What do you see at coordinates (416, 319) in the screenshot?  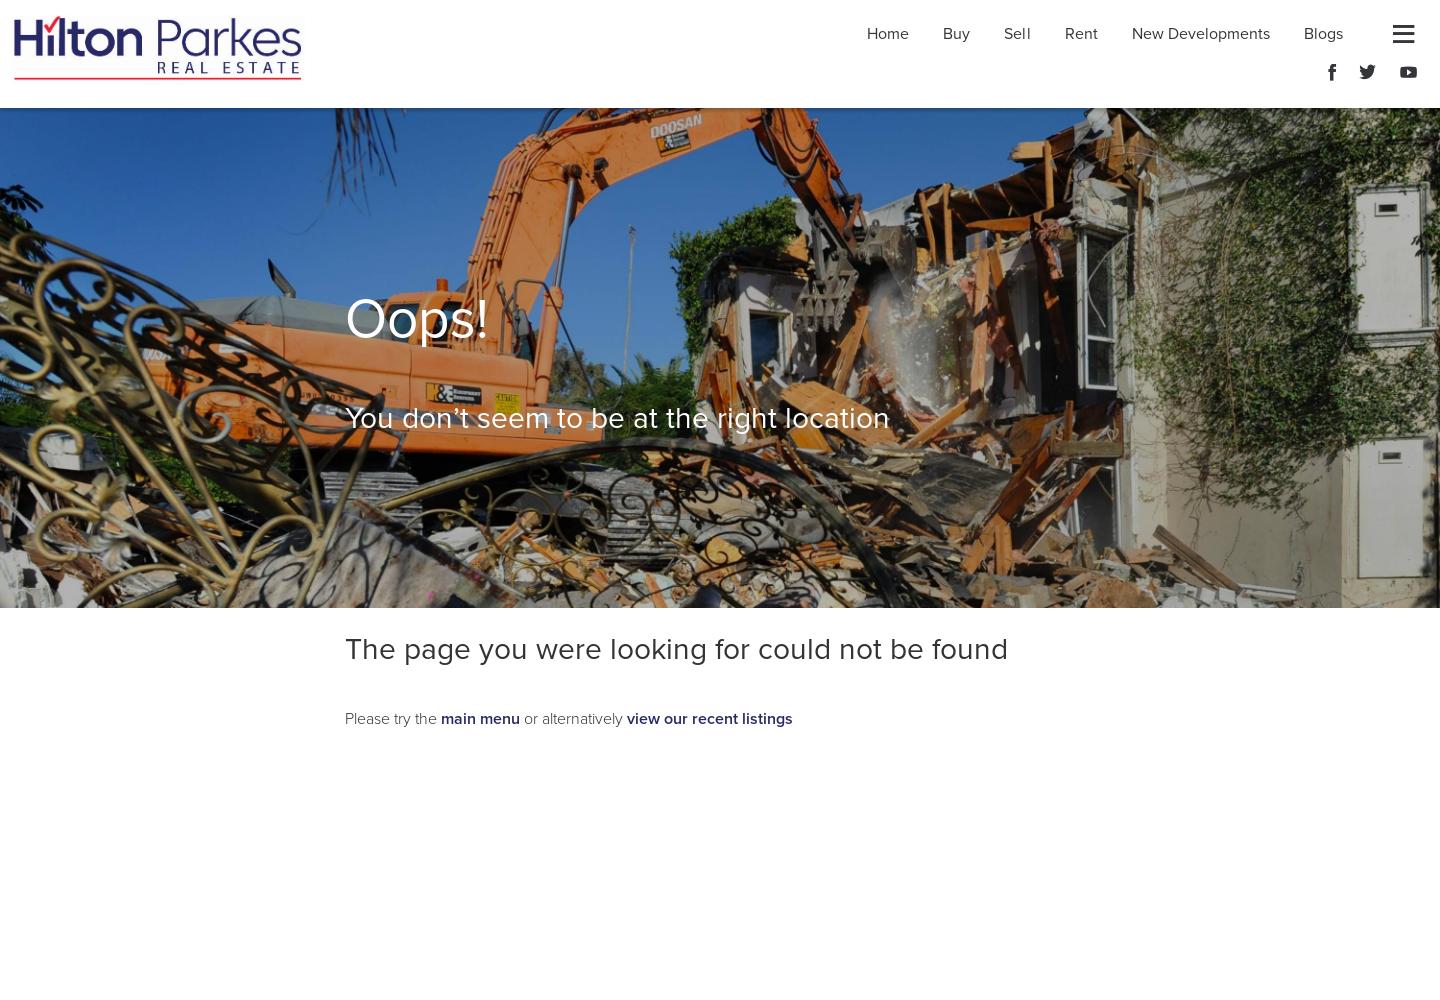 I see `'Oops!'` at bounding box center [416, 319].